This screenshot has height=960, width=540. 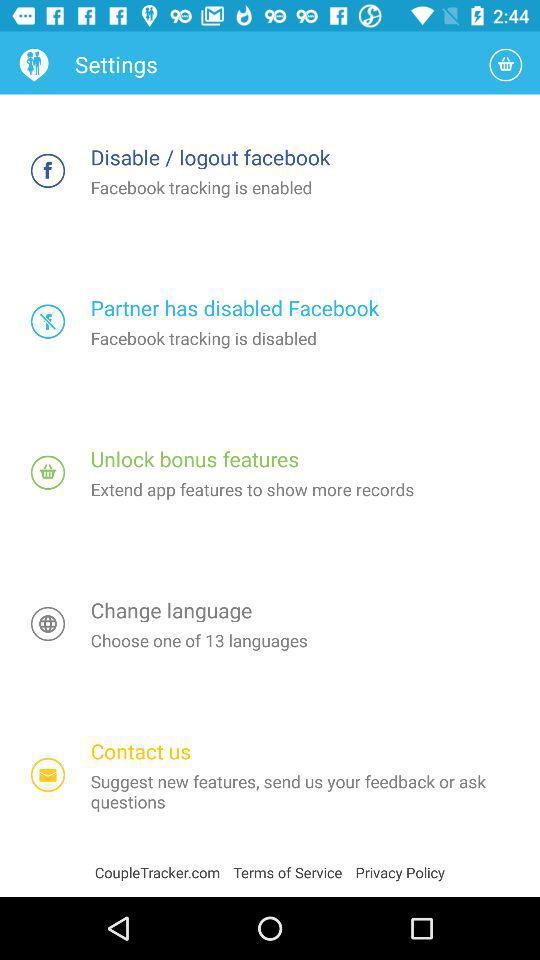 I want to click on the app next to the change language icon, so click(x=48, y=623).